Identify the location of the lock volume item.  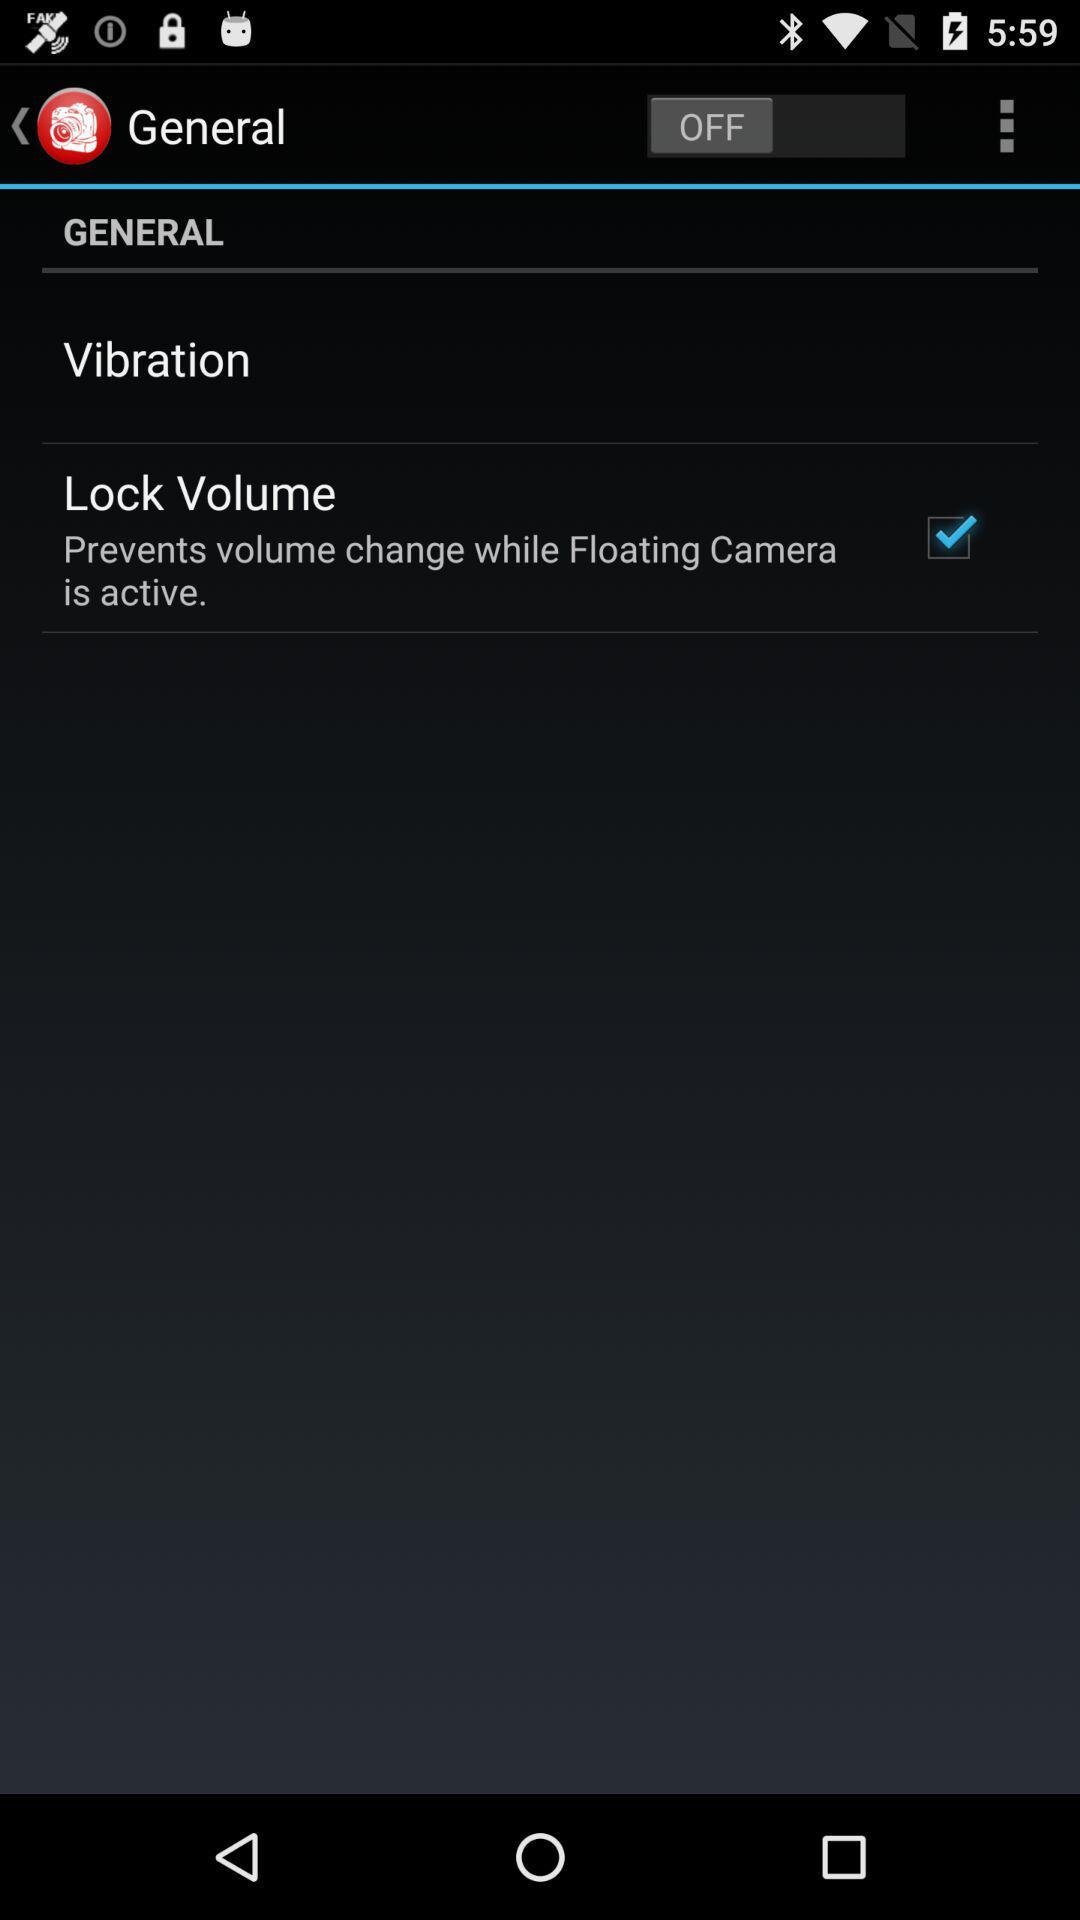
(199, 491).